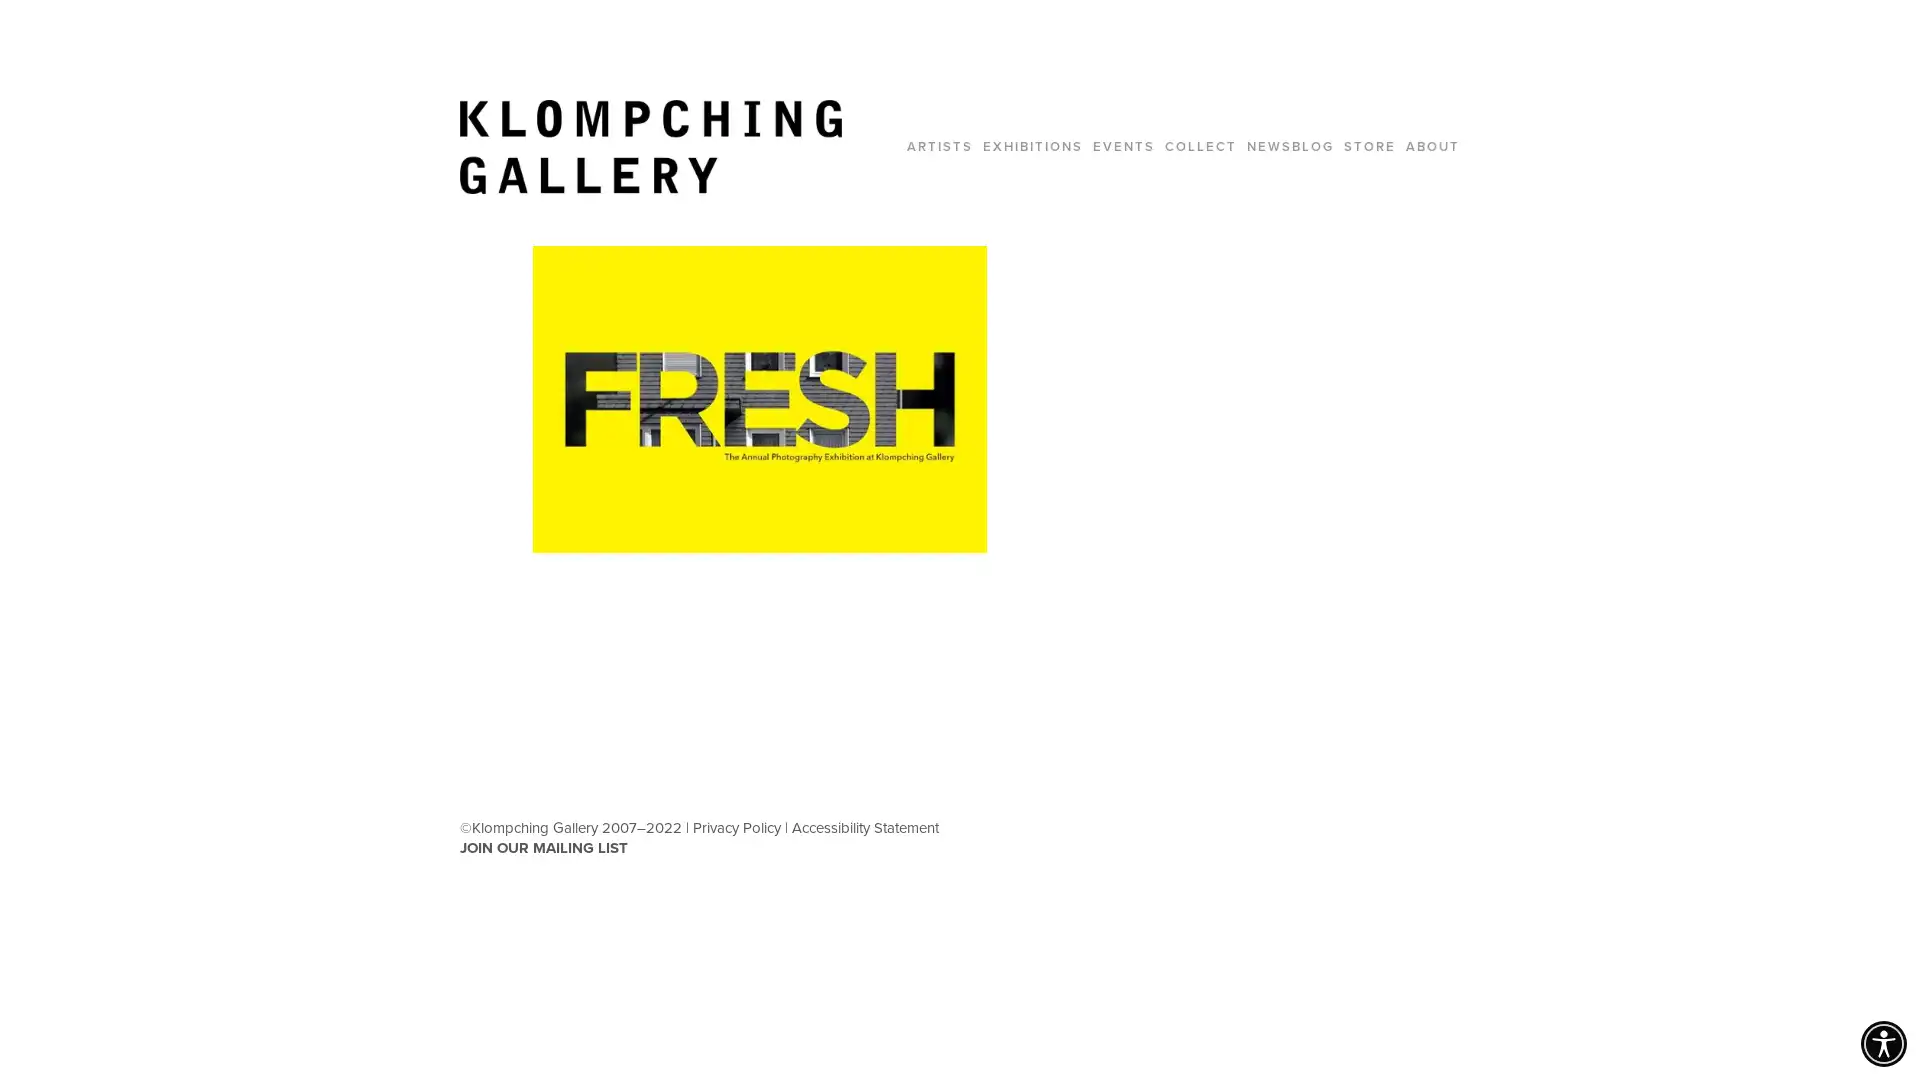 The width and height of the screenshot is (1920, 1080). I want to click on Close, so click(1312, 308).